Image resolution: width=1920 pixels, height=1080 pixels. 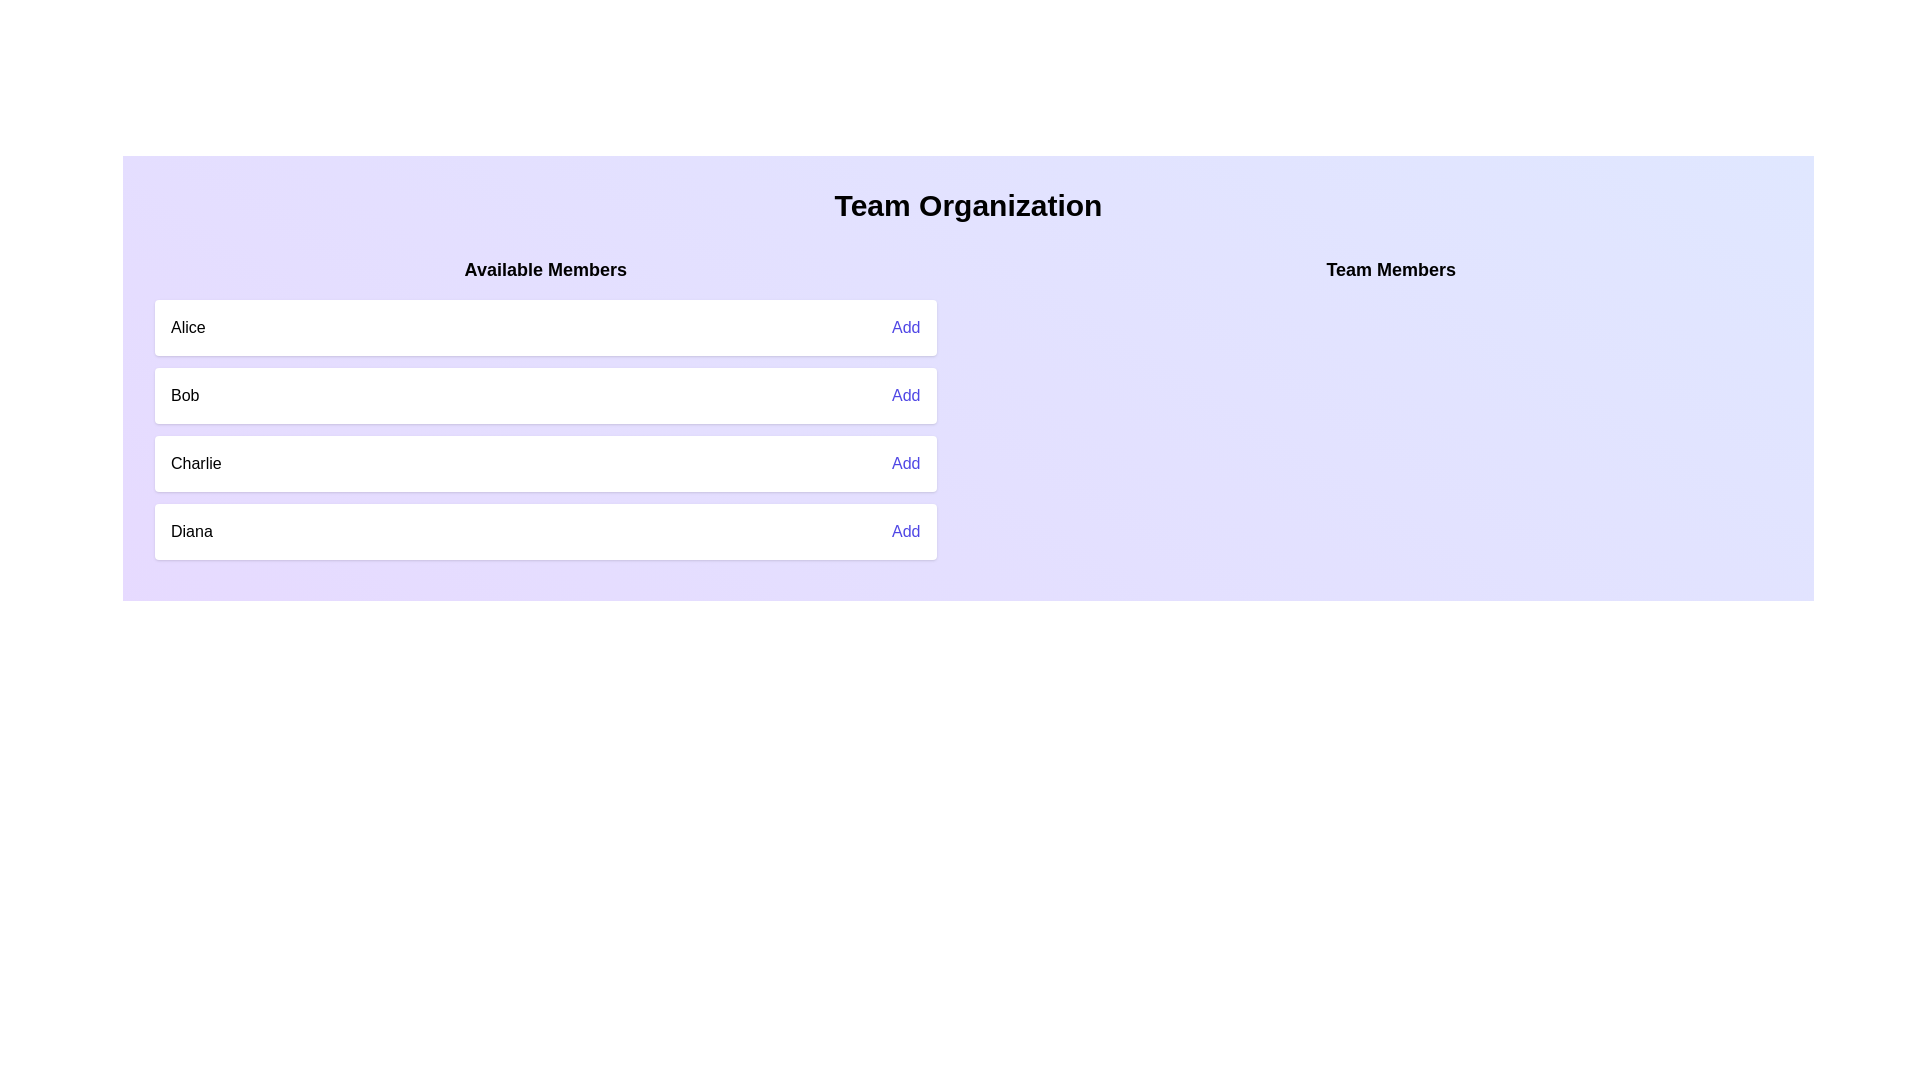 What do you see at coordinates (905, 396) in the screenshot?
I see `'Add' button for the member Bob to add them to the team` at bounding box center [905, 396].